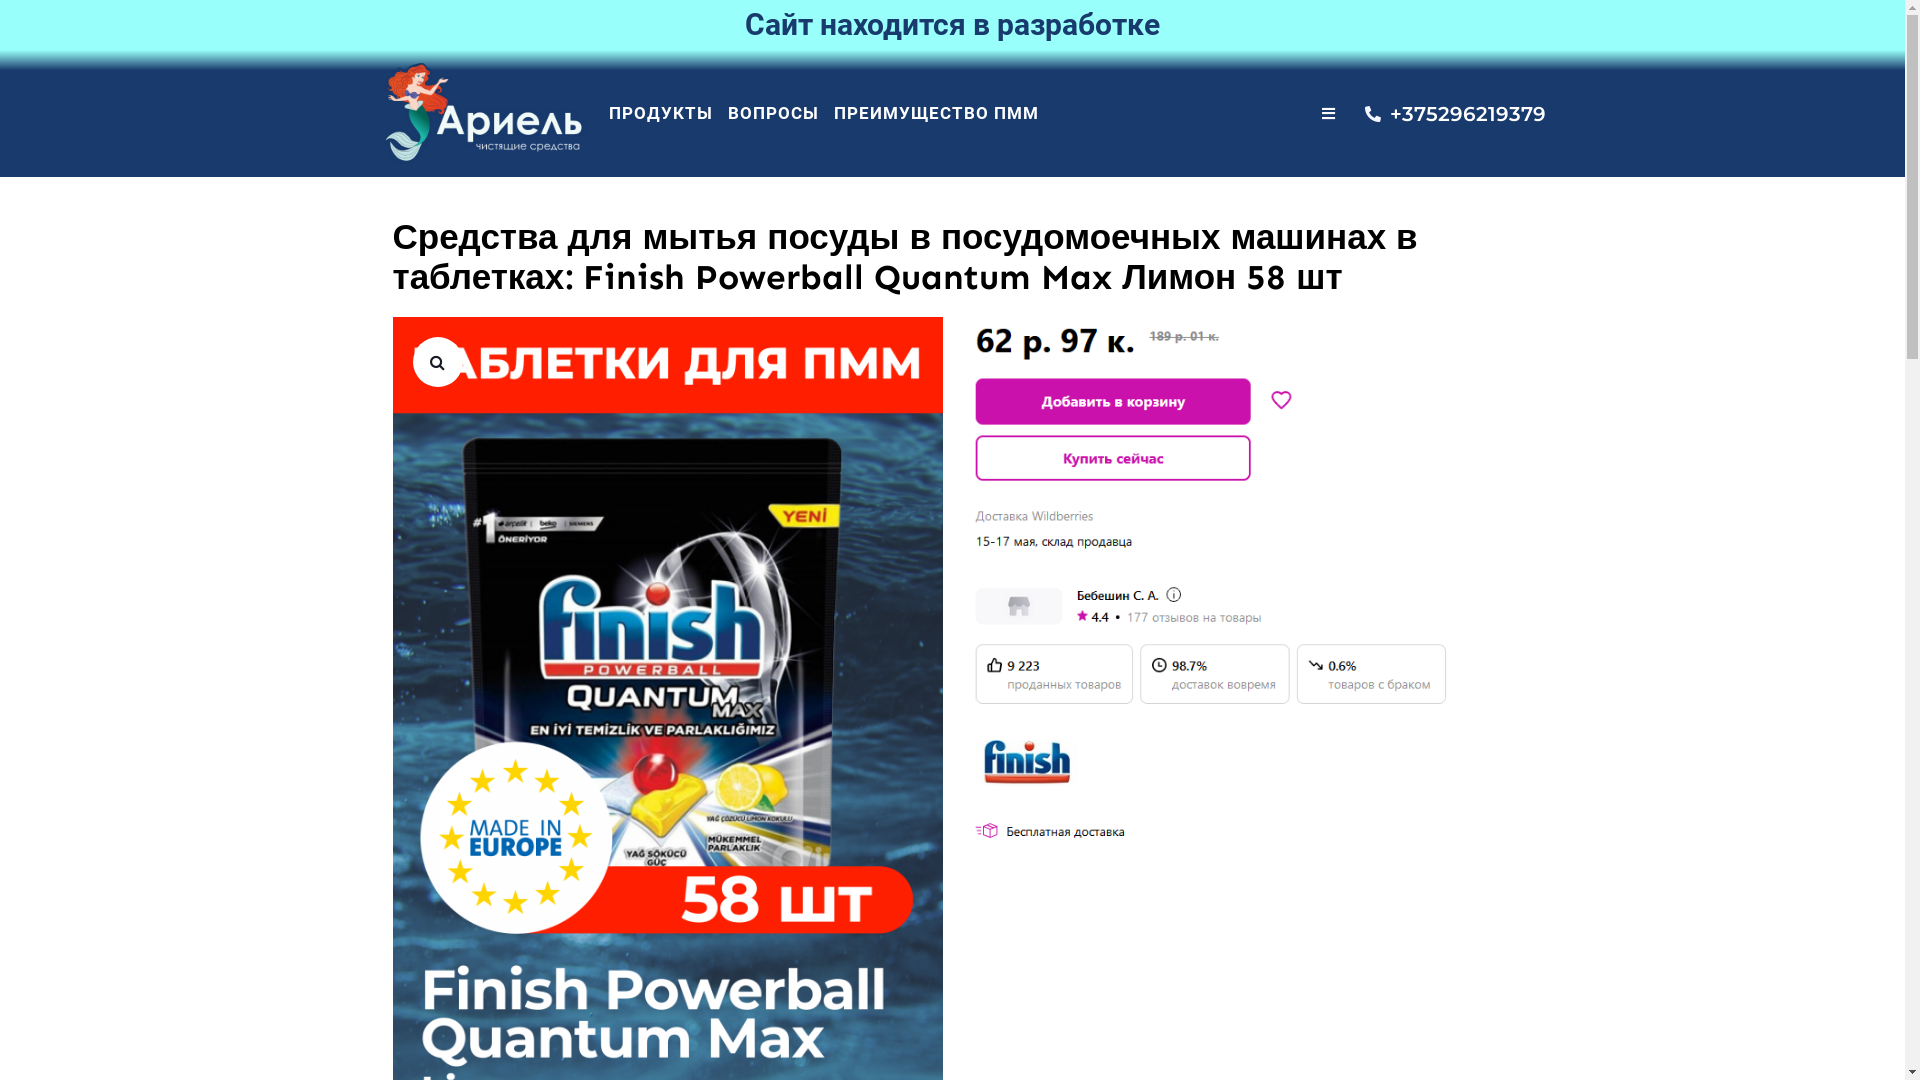 Image resolution: width=1920 pixels, height=1080 pixels. What do you see at coordinates (1441, 114) in the screenshot?
I see `'+375296219379'` at bounding box center [1441, 114].